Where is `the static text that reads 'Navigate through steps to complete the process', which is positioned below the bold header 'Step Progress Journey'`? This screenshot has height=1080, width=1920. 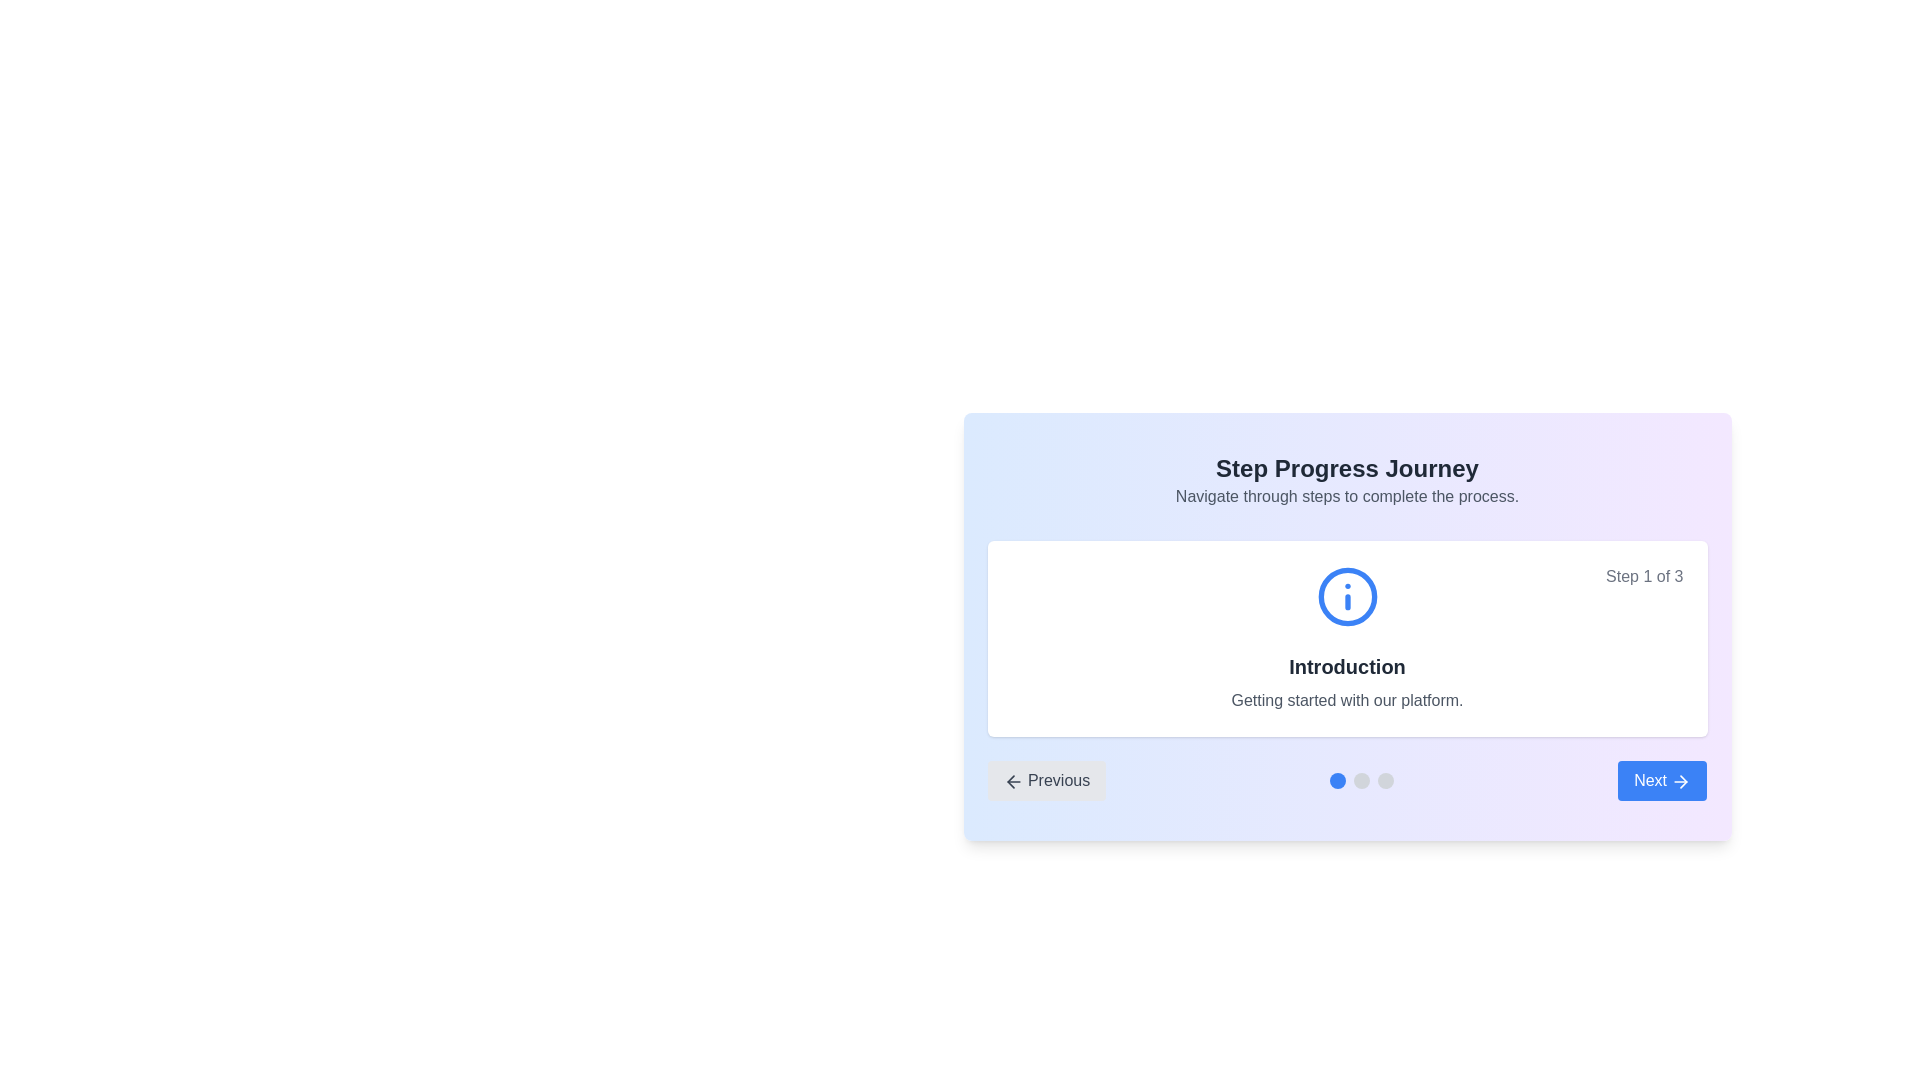 the static text that reads 'Navigate through steps to complete the process', which is positioned below the bold header 'Step Progress Journey' is located at coordinates (1347, 496).